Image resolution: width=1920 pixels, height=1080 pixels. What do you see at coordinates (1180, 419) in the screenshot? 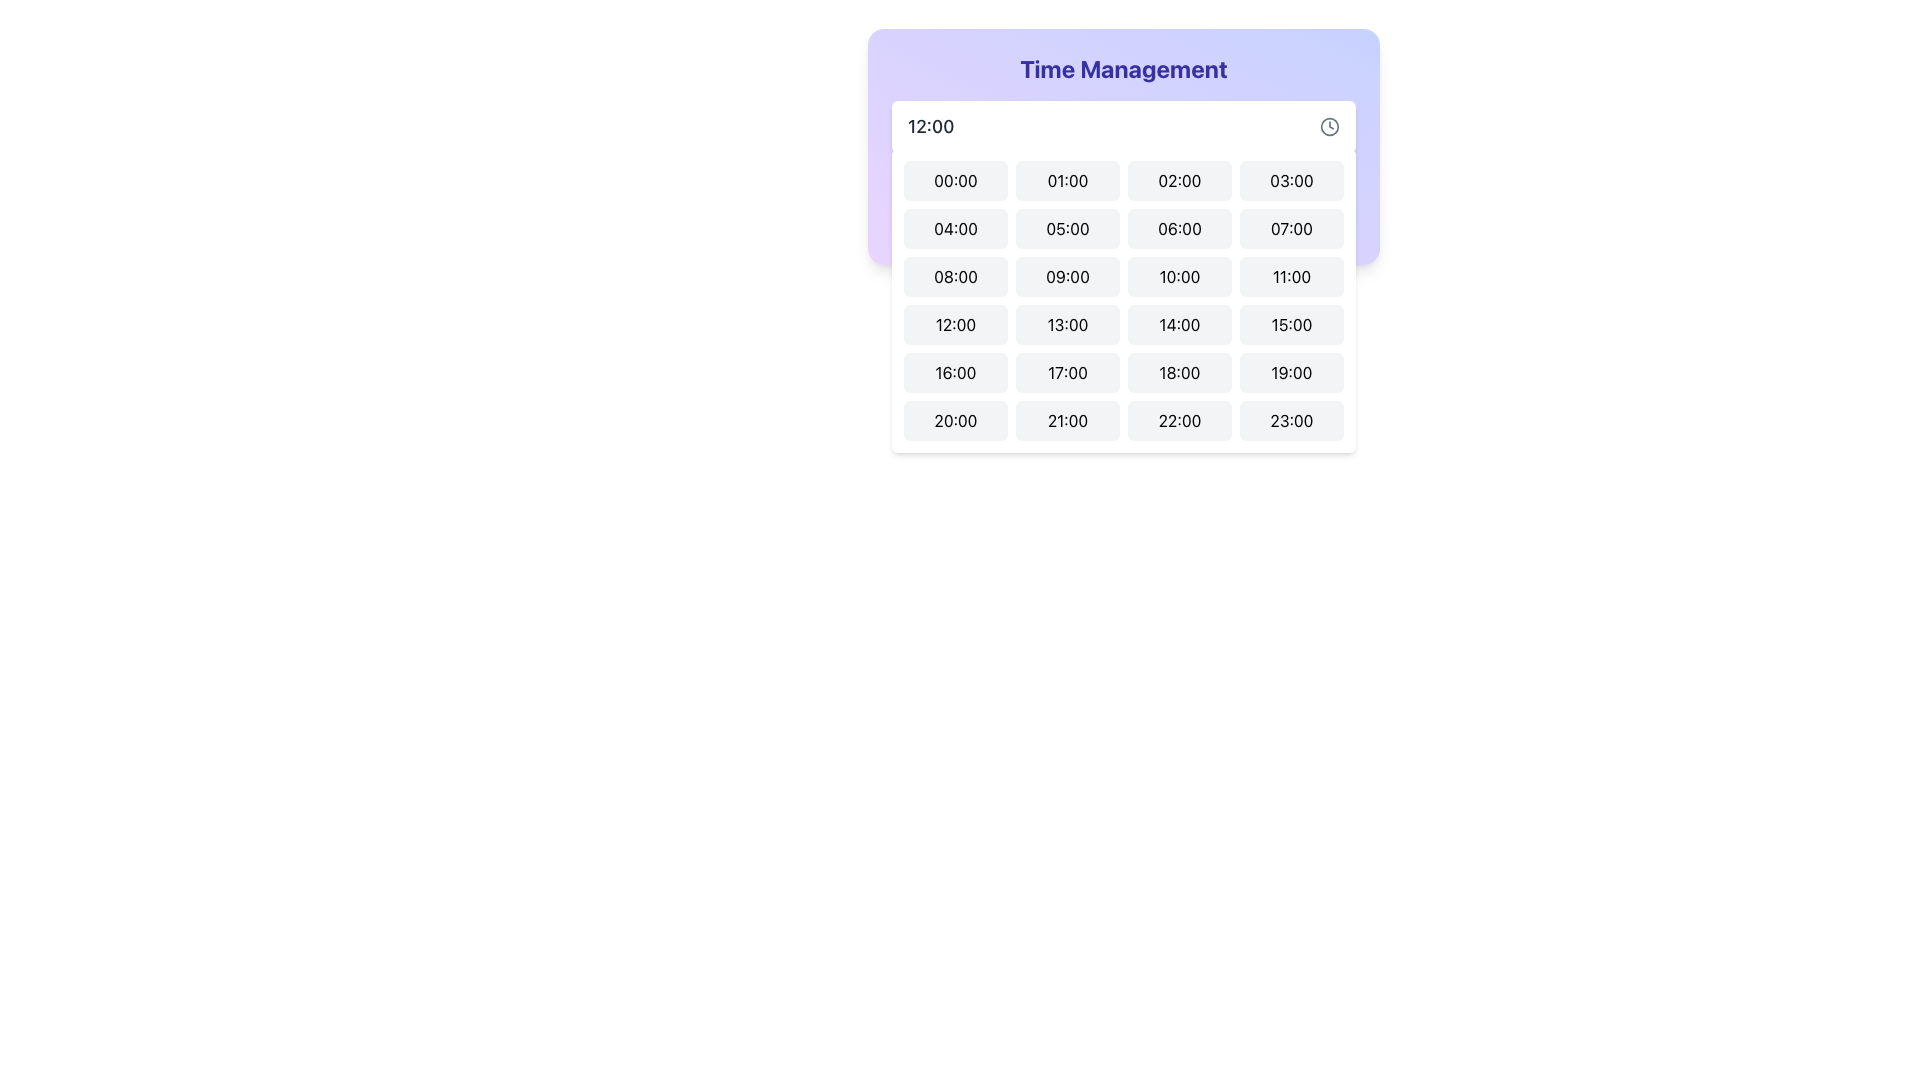
I see `the button representing the time value '22:00' in the time picker interface, located in the sixth row and third column under 'Time Management.'` at bounding box center [1180, 419].